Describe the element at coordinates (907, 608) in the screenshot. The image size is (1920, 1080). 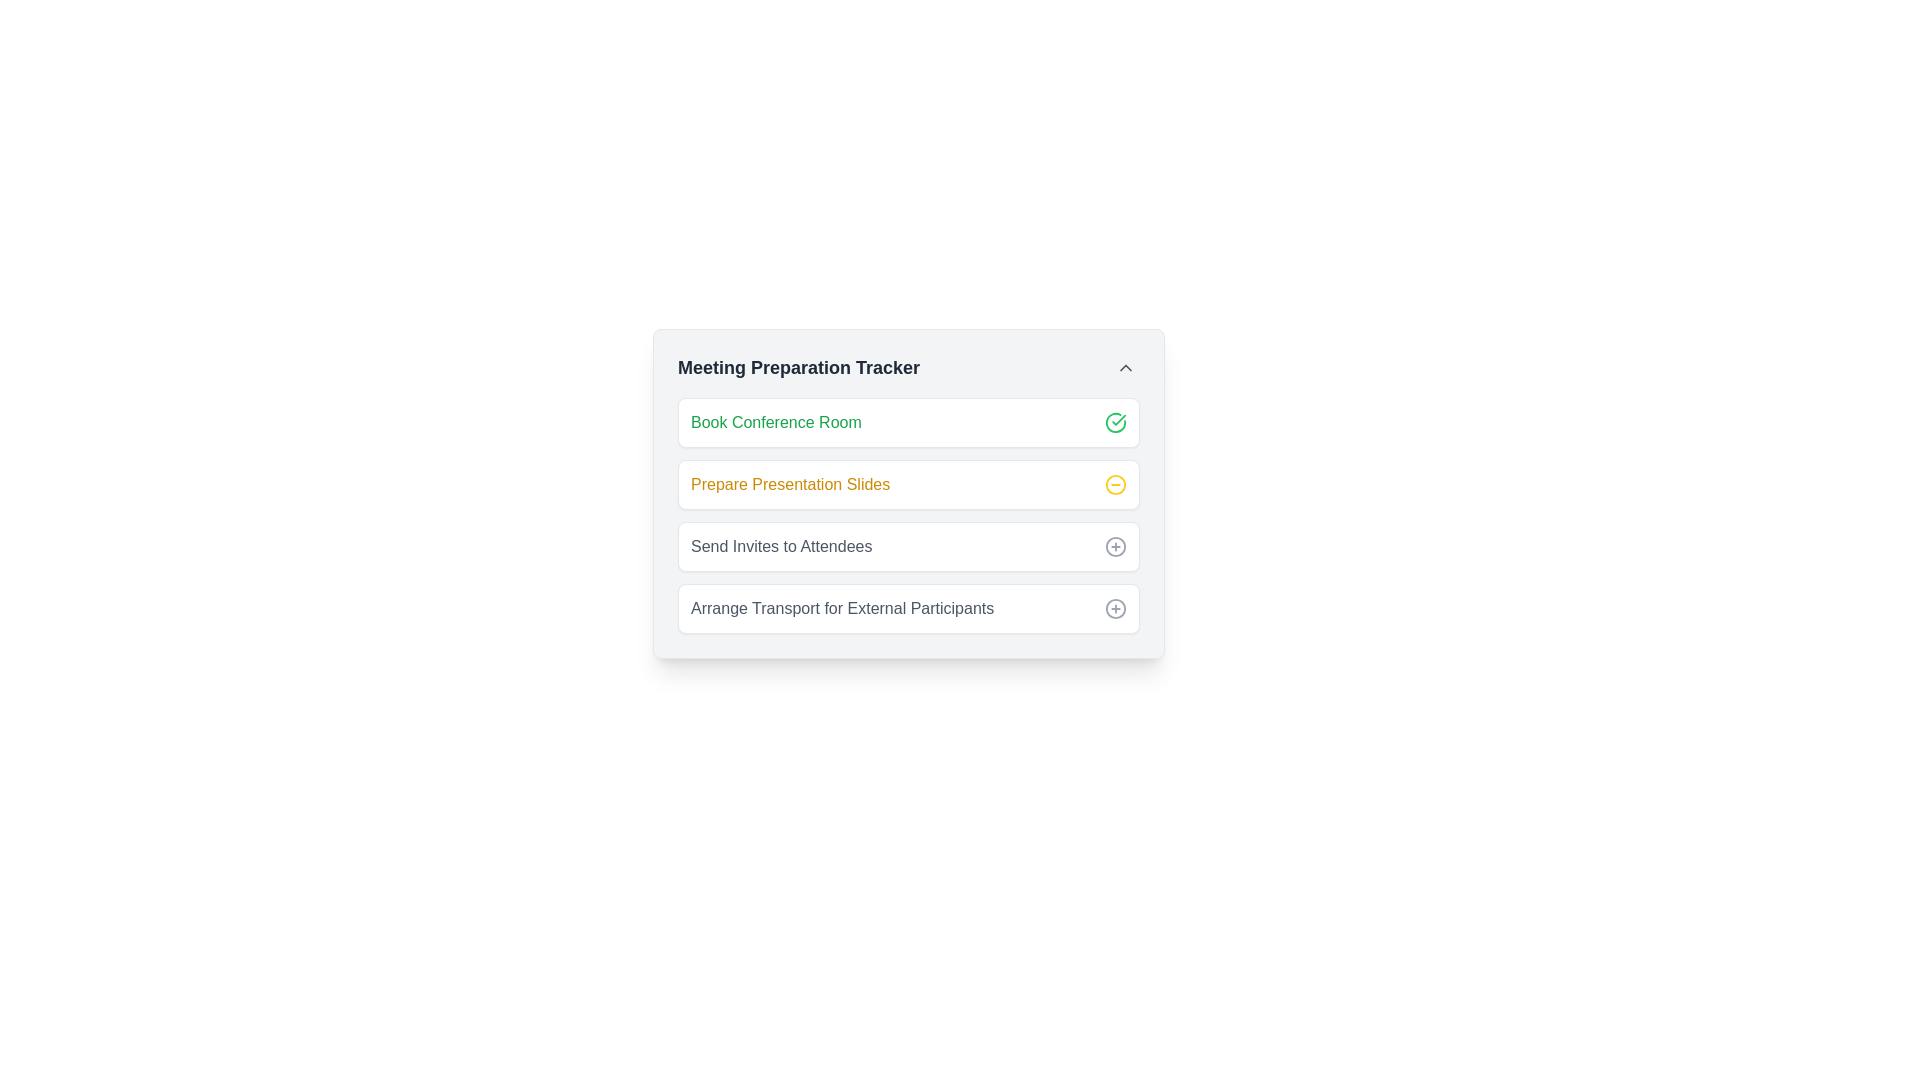
I see `the task card with the text 'Arrange Transport for External Participants' in the 'Meeting Preparation Tracker'` at that location.